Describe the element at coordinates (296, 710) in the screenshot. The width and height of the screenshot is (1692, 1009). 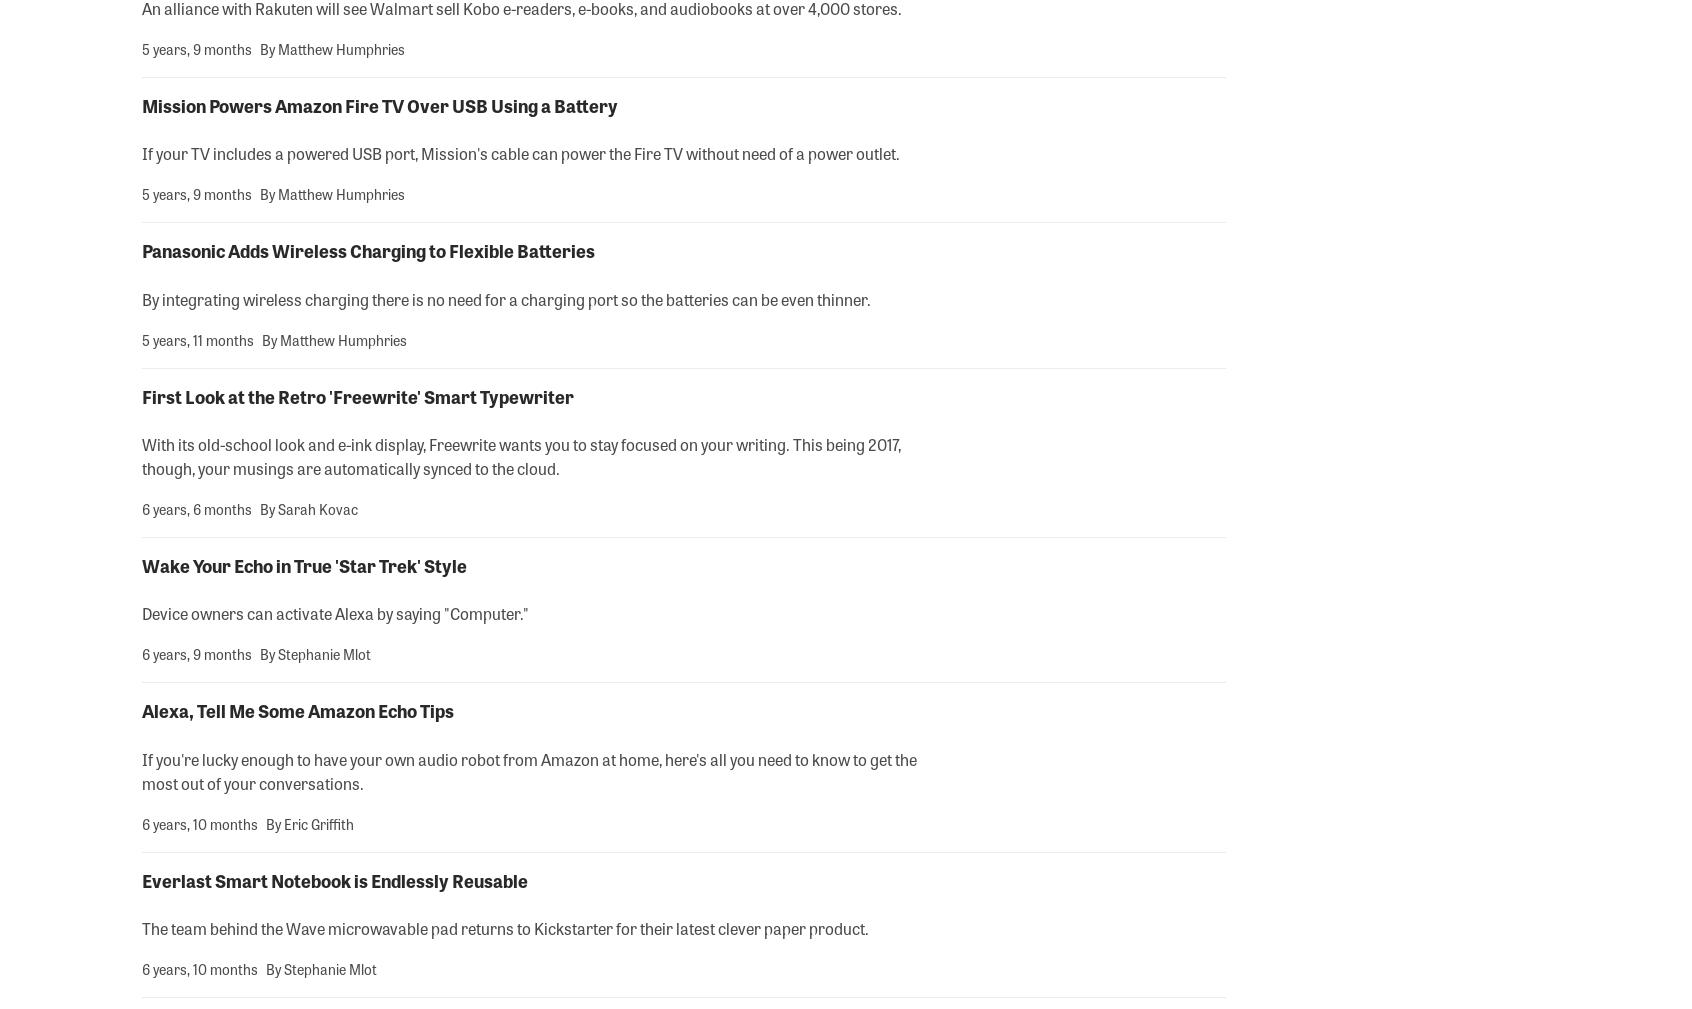
I see `'Alexa, Tell Me Some Amazon Echo Tips'` at that location.